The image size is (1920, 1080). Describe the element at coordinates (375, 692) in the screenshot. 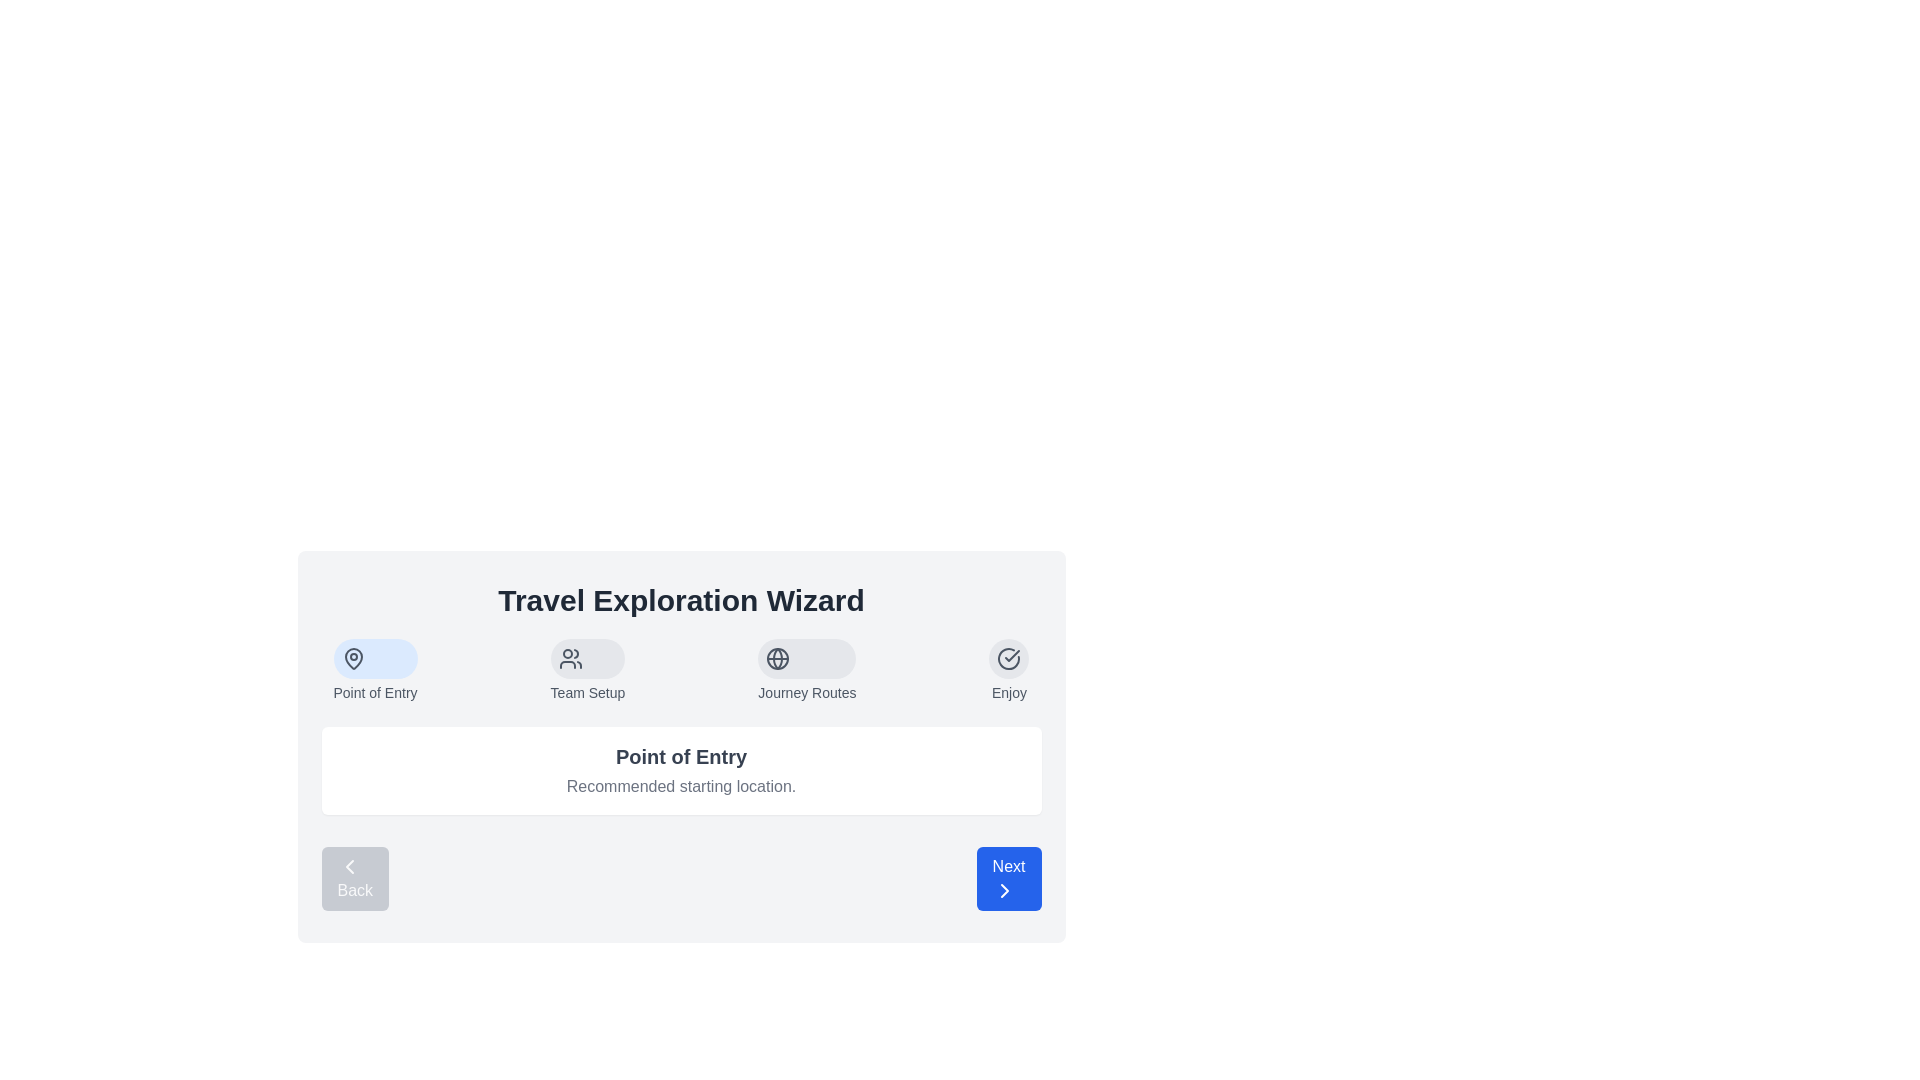

I see `'Point of Entry' text label which is centrally aligned below a location pin icon in a horizontal list of items` at that location.